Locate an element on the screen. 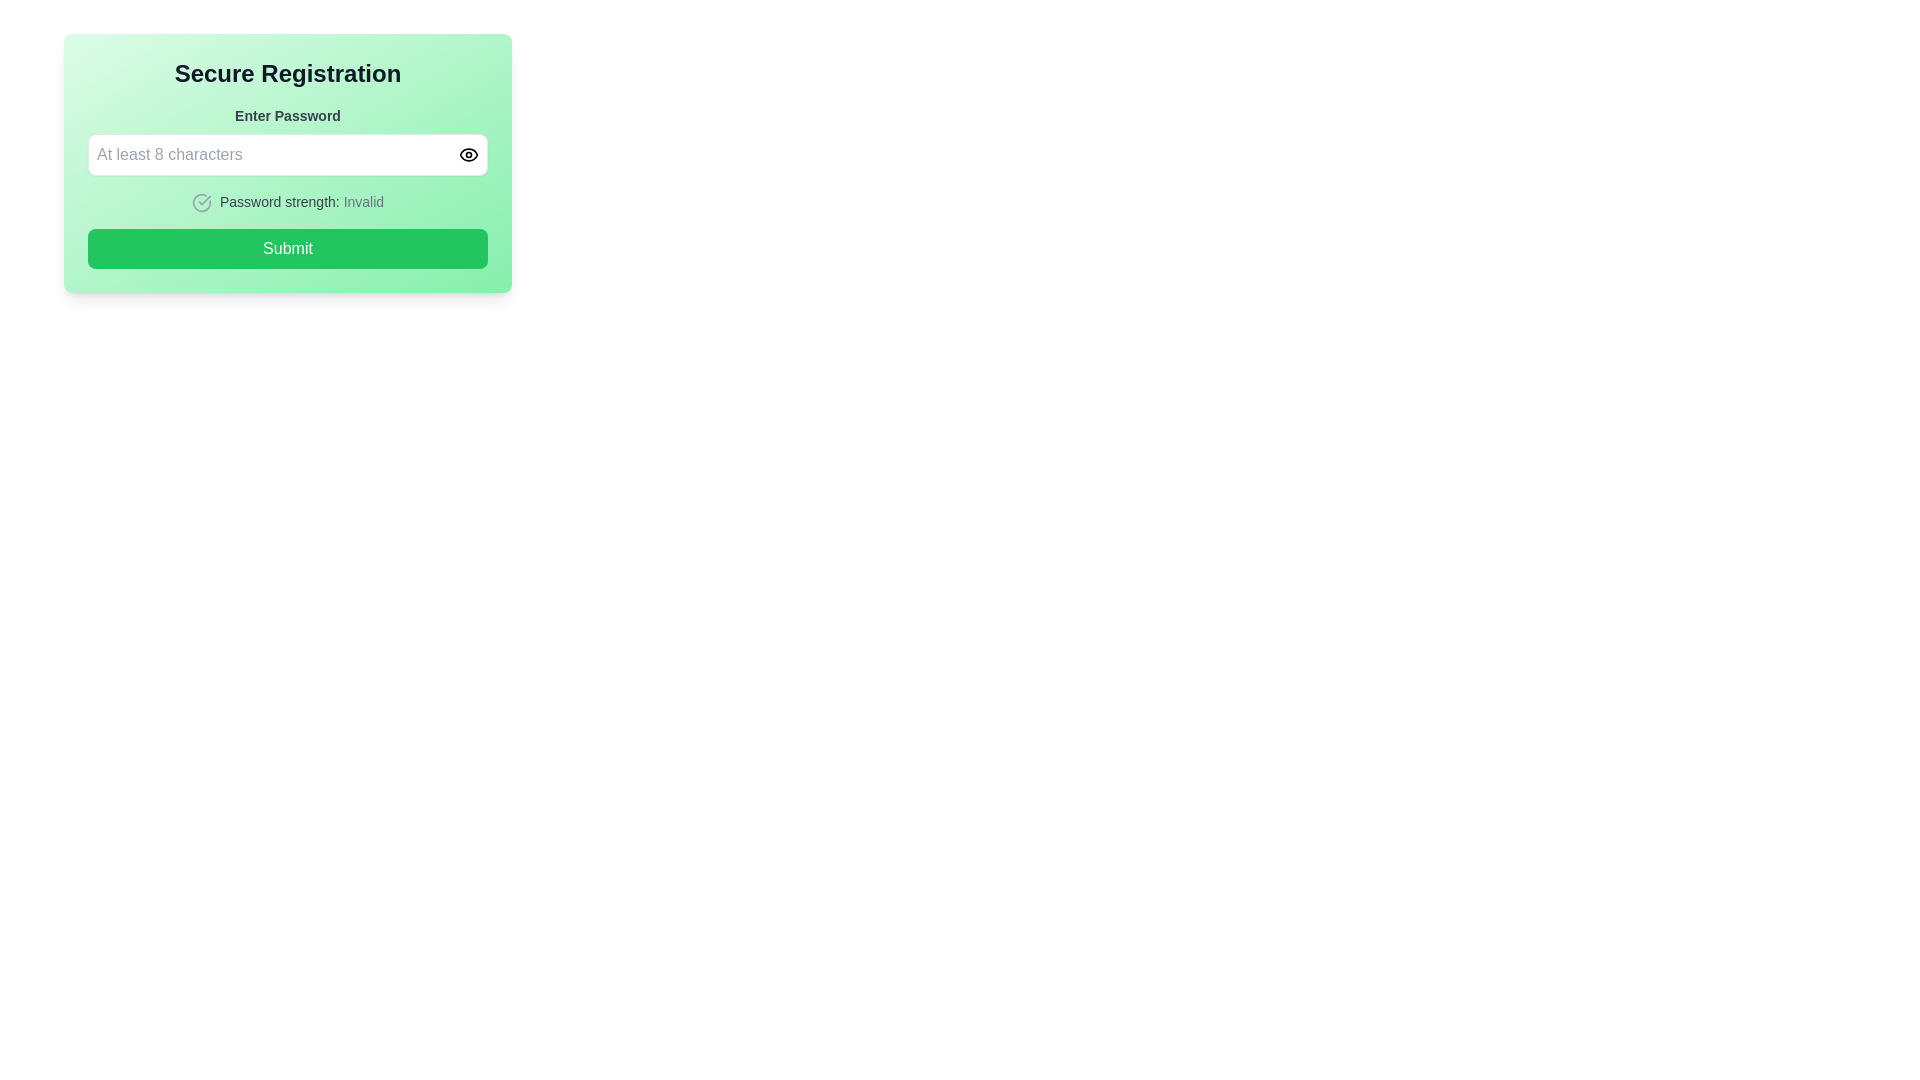  the static label text that indicates the password's evaluated strength, positioned to the left of the 'Invalid' text is located at coordinates (280, 201).